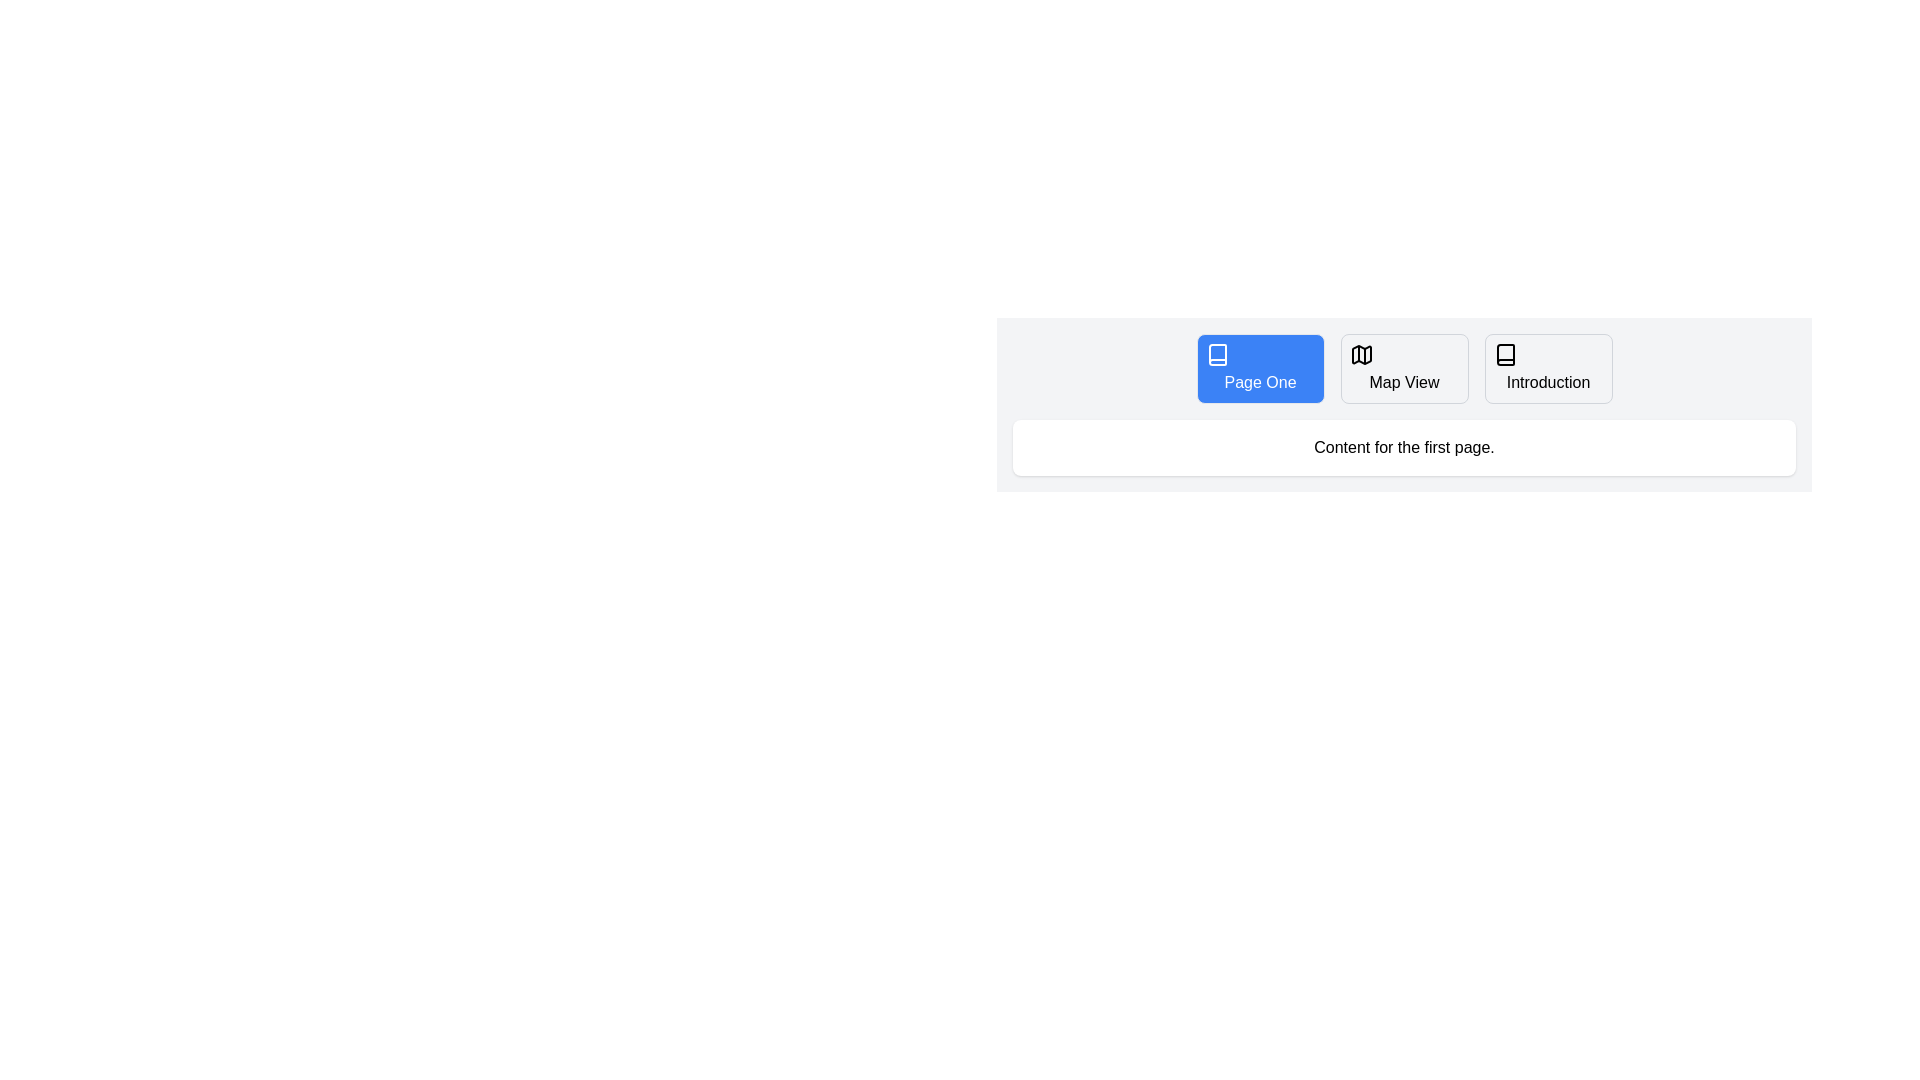 This screenshot has width=1920, height=1080. Describe the element at coordinates (1403, 369) in the screenshot. I see `the 'Map View' button, which is a rectangular button with a map icon and dark text, positioned between the 'Page One' and 'Introduction' buttons` at that location.